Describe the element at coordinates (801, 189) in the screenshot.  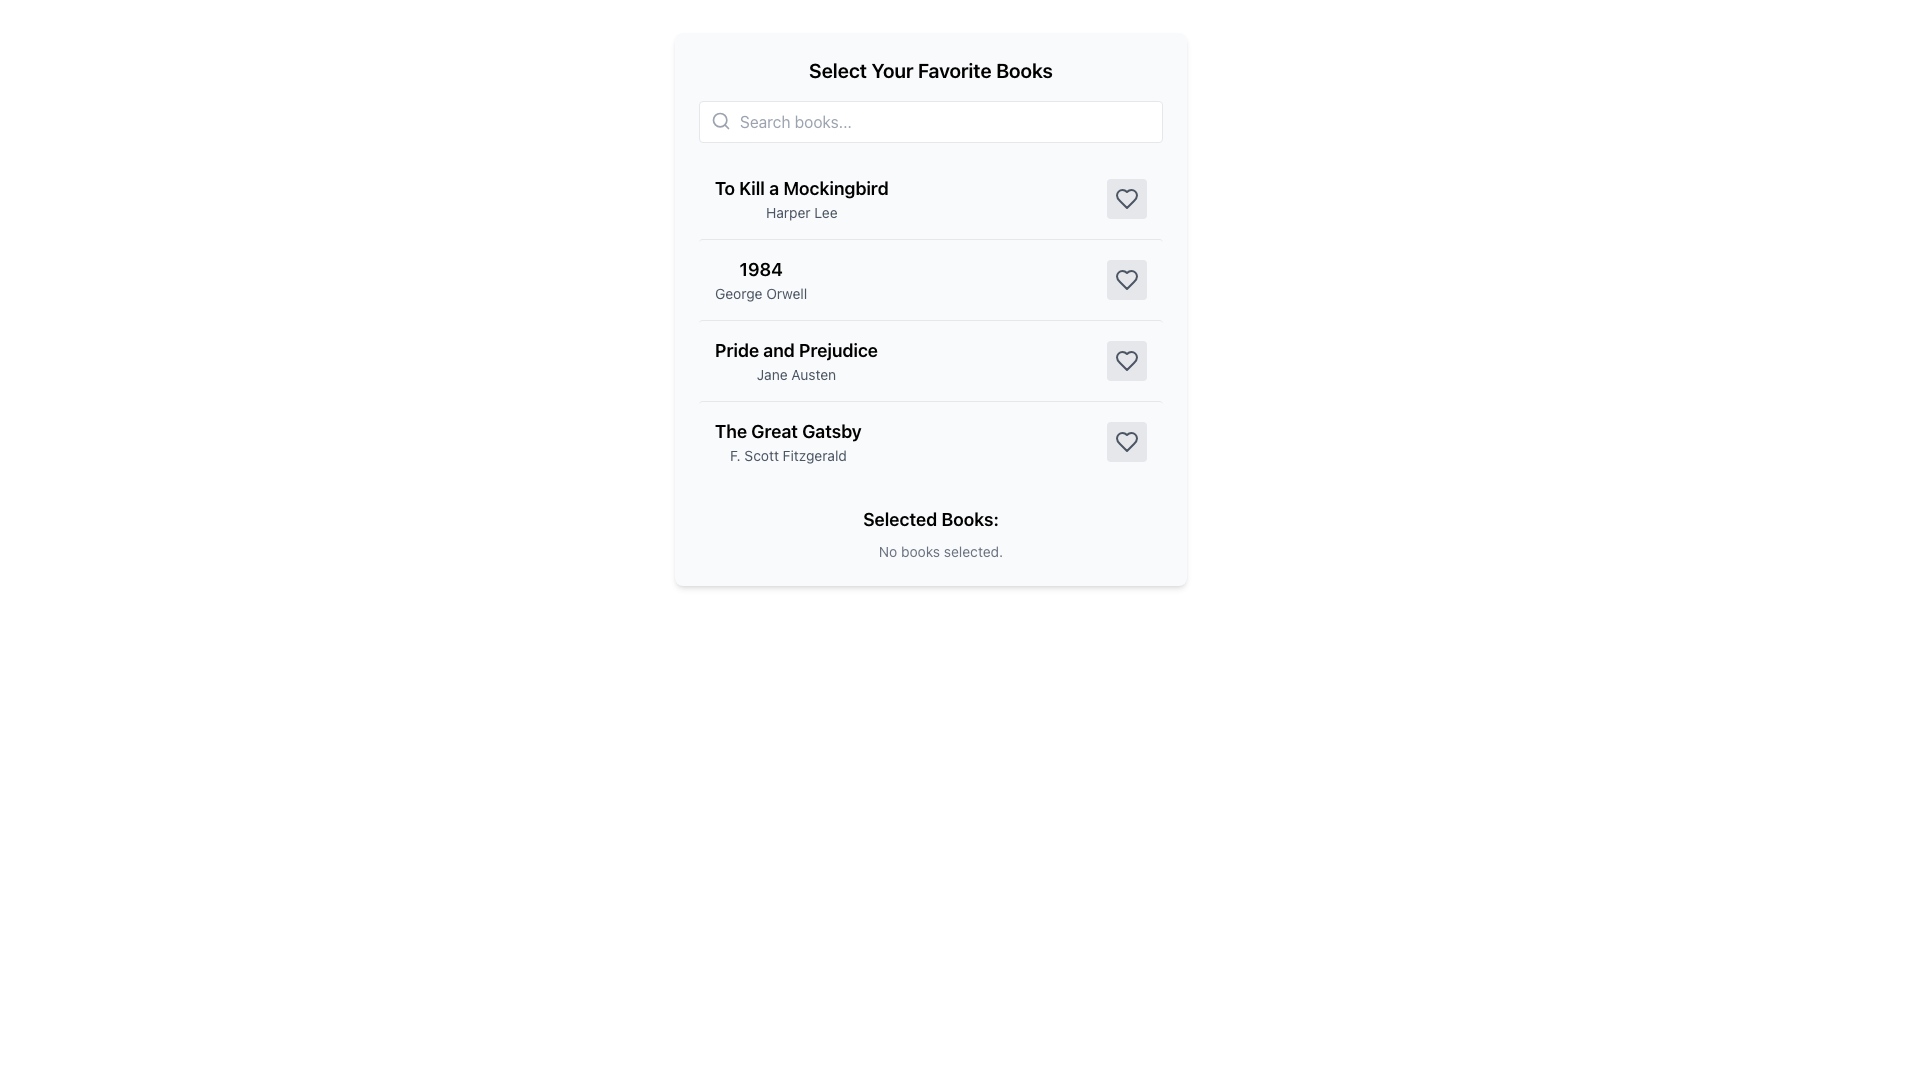
I see `text label displaying the title 'To Kill a Mockingbird' located at the top-left corner of the list of books for book identification` at that location.